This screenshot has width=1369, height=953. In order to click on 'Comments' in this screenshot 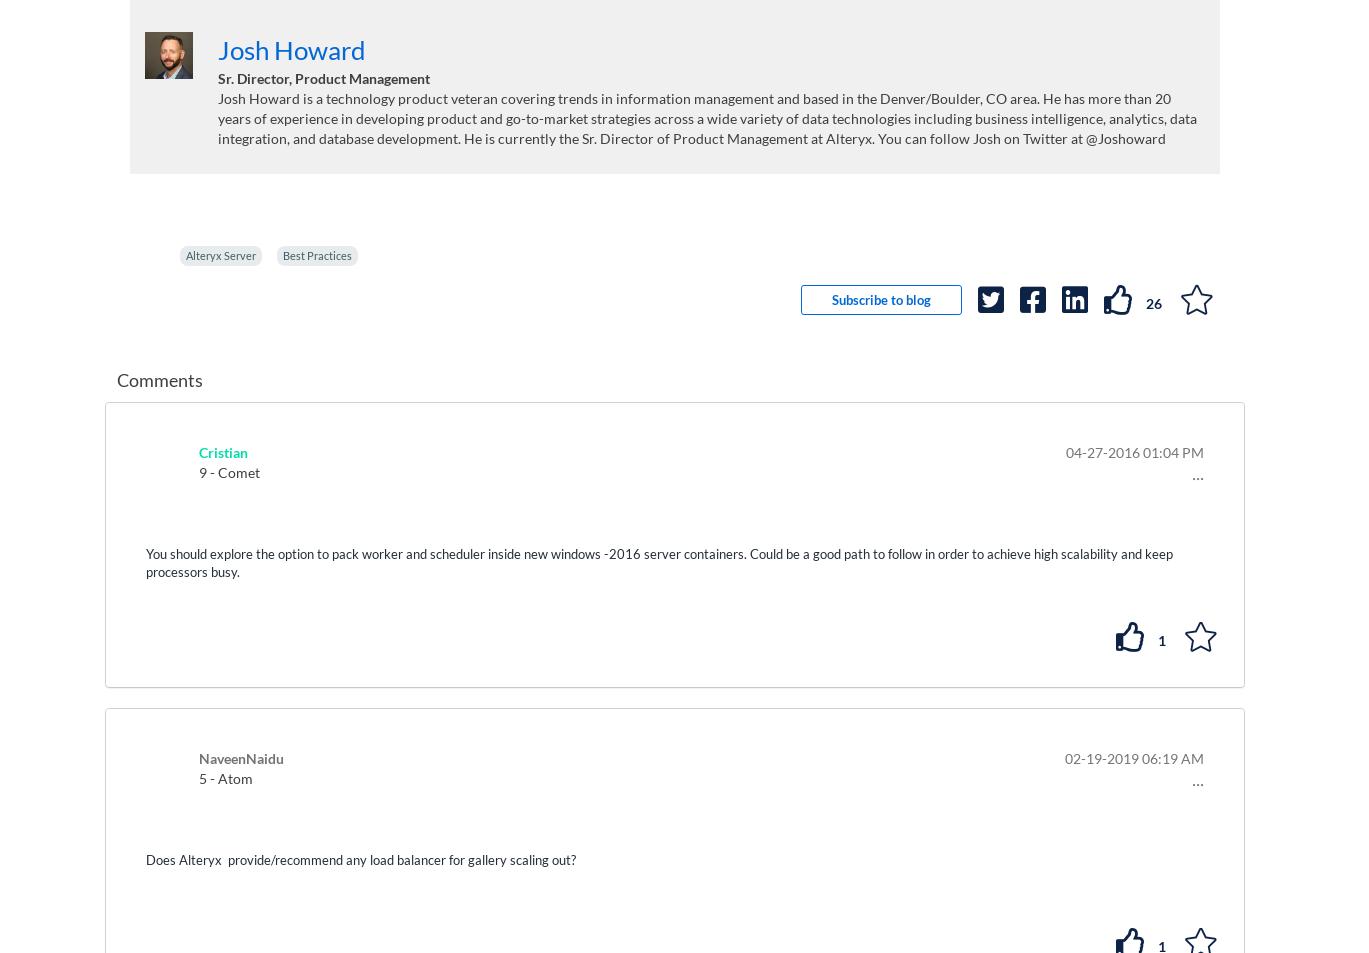, I will do `click(160, 378)`.